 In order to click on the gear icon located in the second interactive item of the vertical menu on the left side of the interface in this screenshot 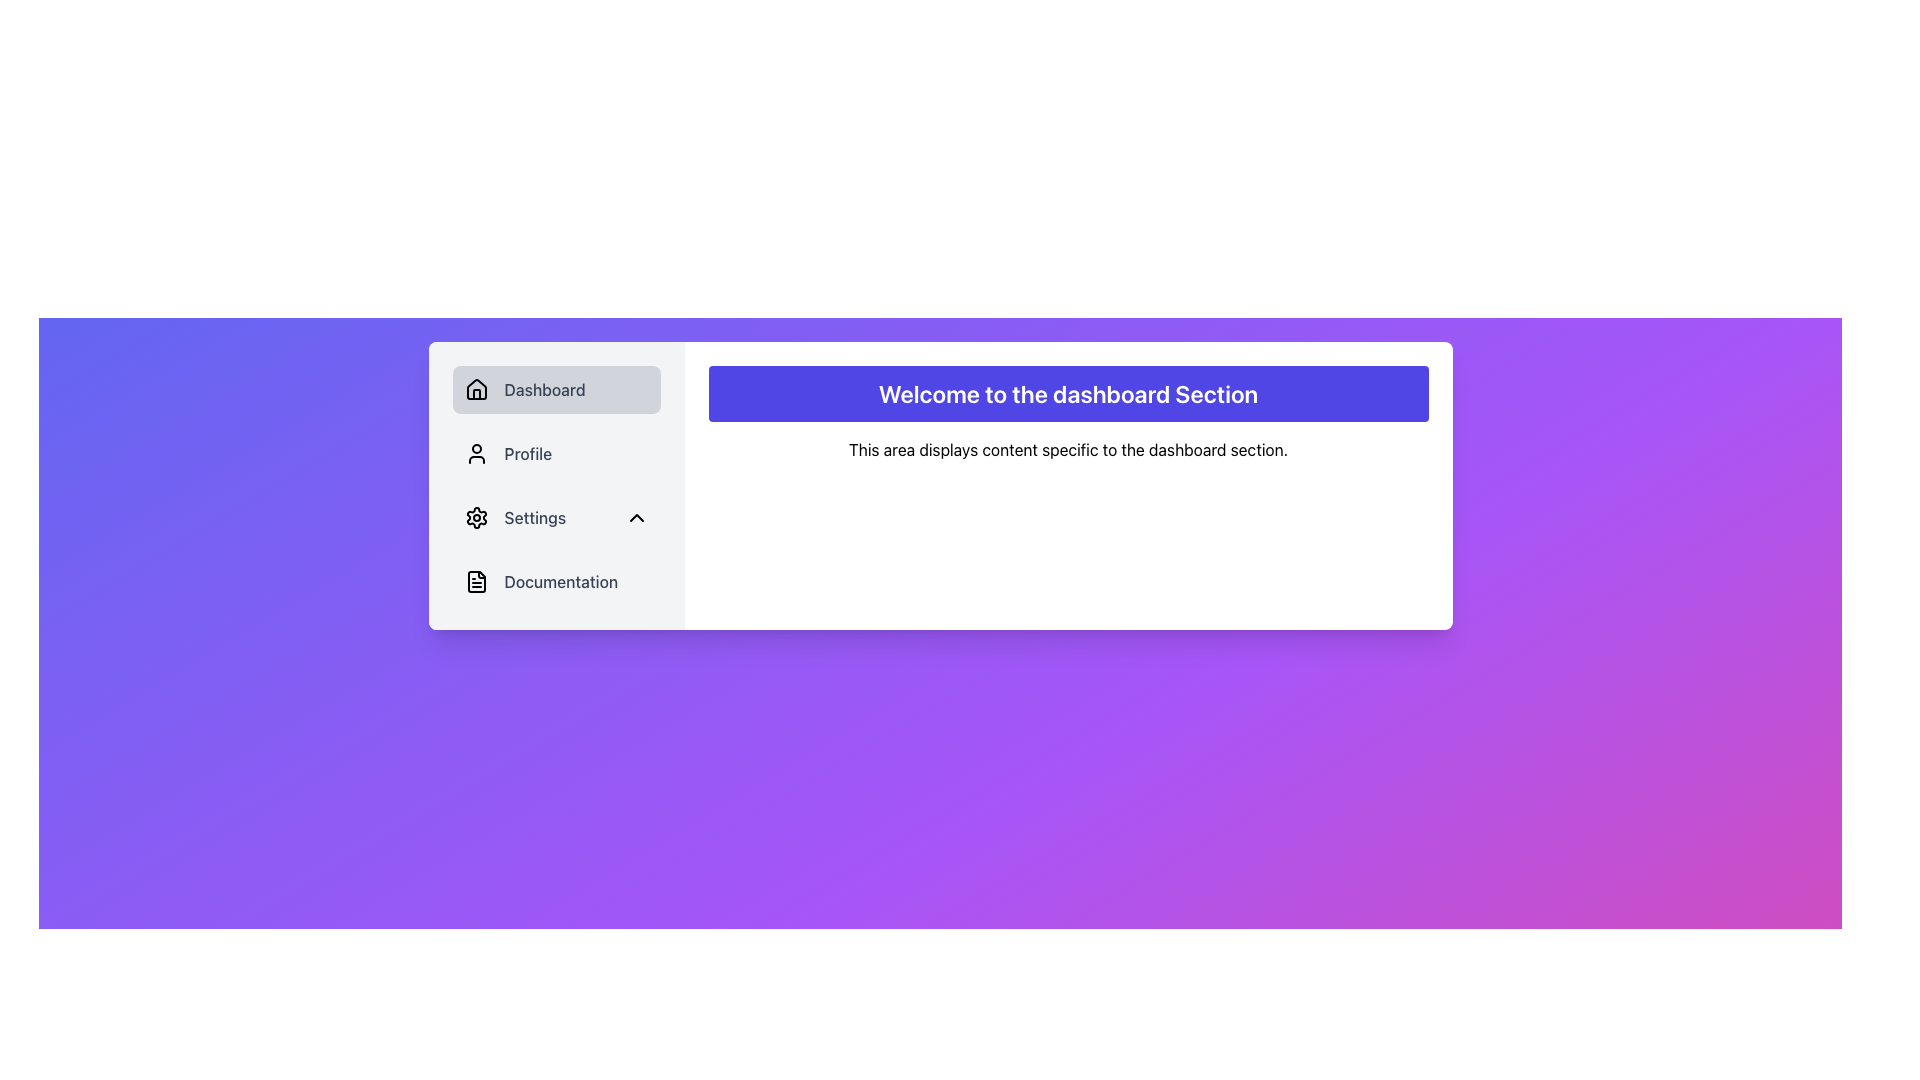, I will do `click(475, 516)`.